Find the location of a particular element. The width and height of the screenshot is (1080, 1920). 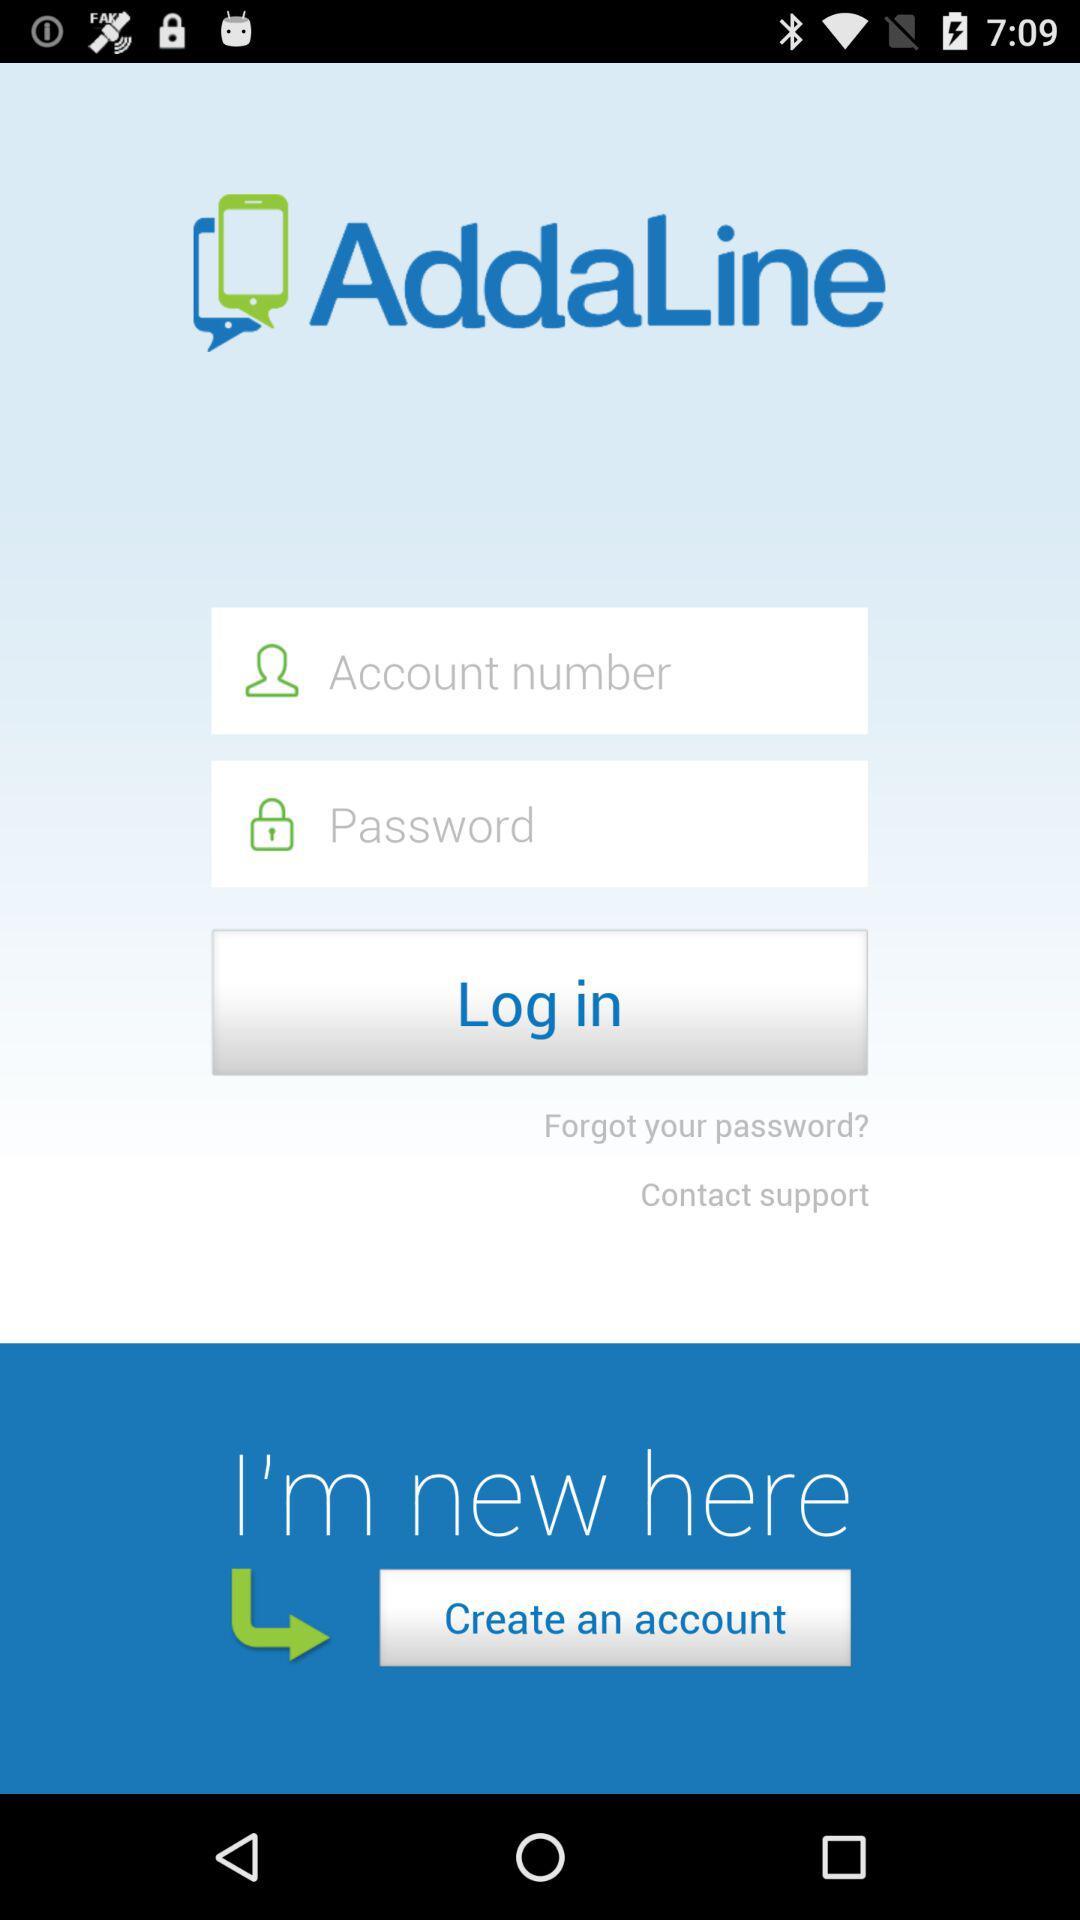

write your password is located at coordinates (538, 823).